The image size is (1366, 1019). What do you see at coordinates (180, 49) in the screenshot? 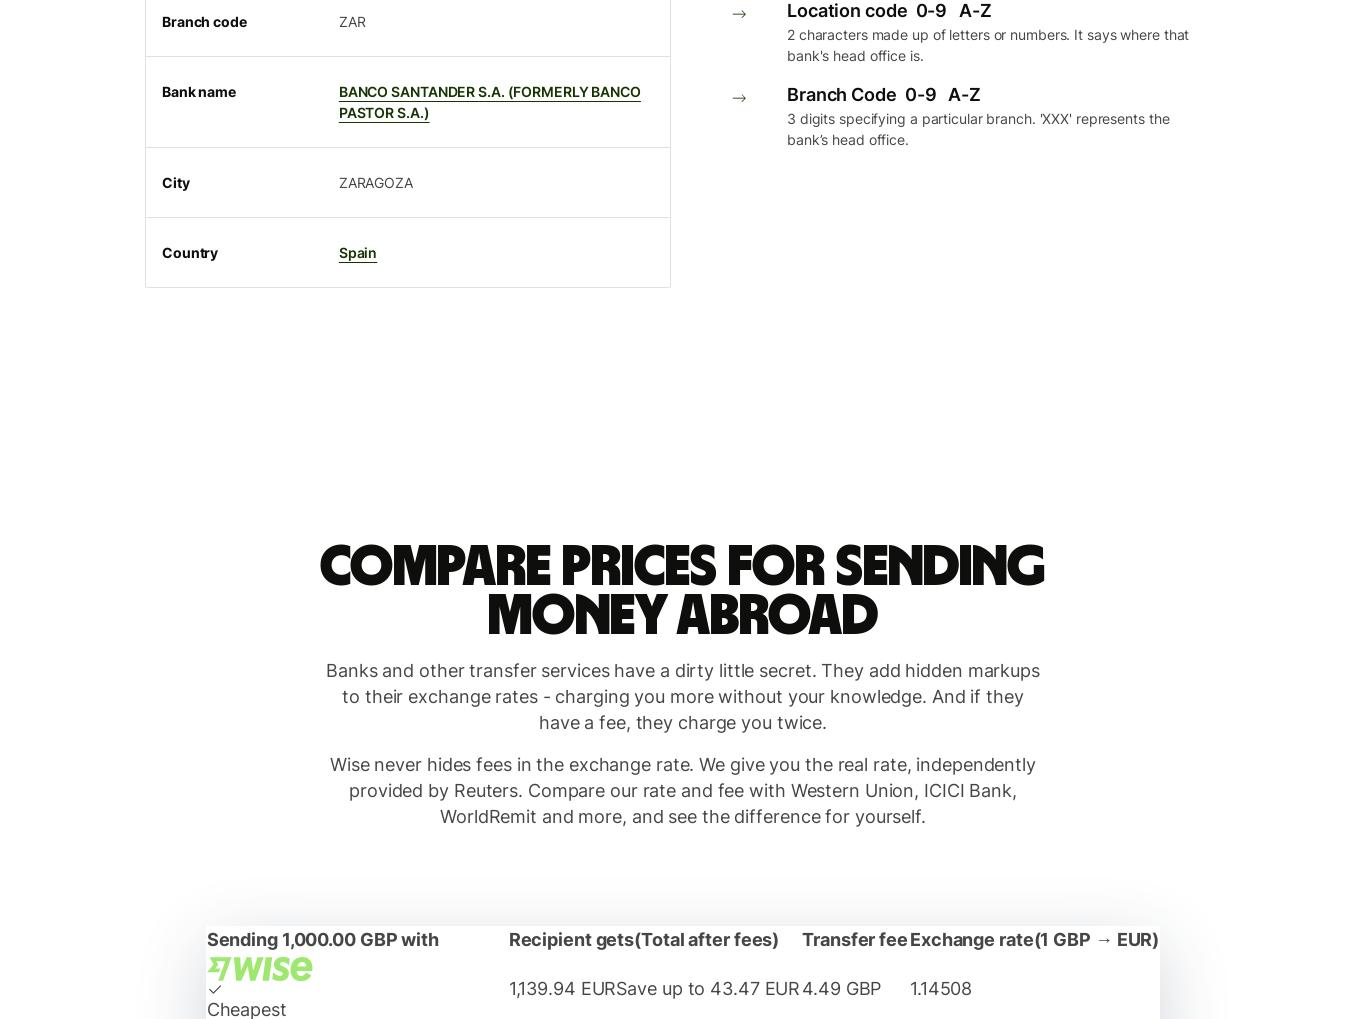
I see `'News and blog'` at bounding box center [180, 49].